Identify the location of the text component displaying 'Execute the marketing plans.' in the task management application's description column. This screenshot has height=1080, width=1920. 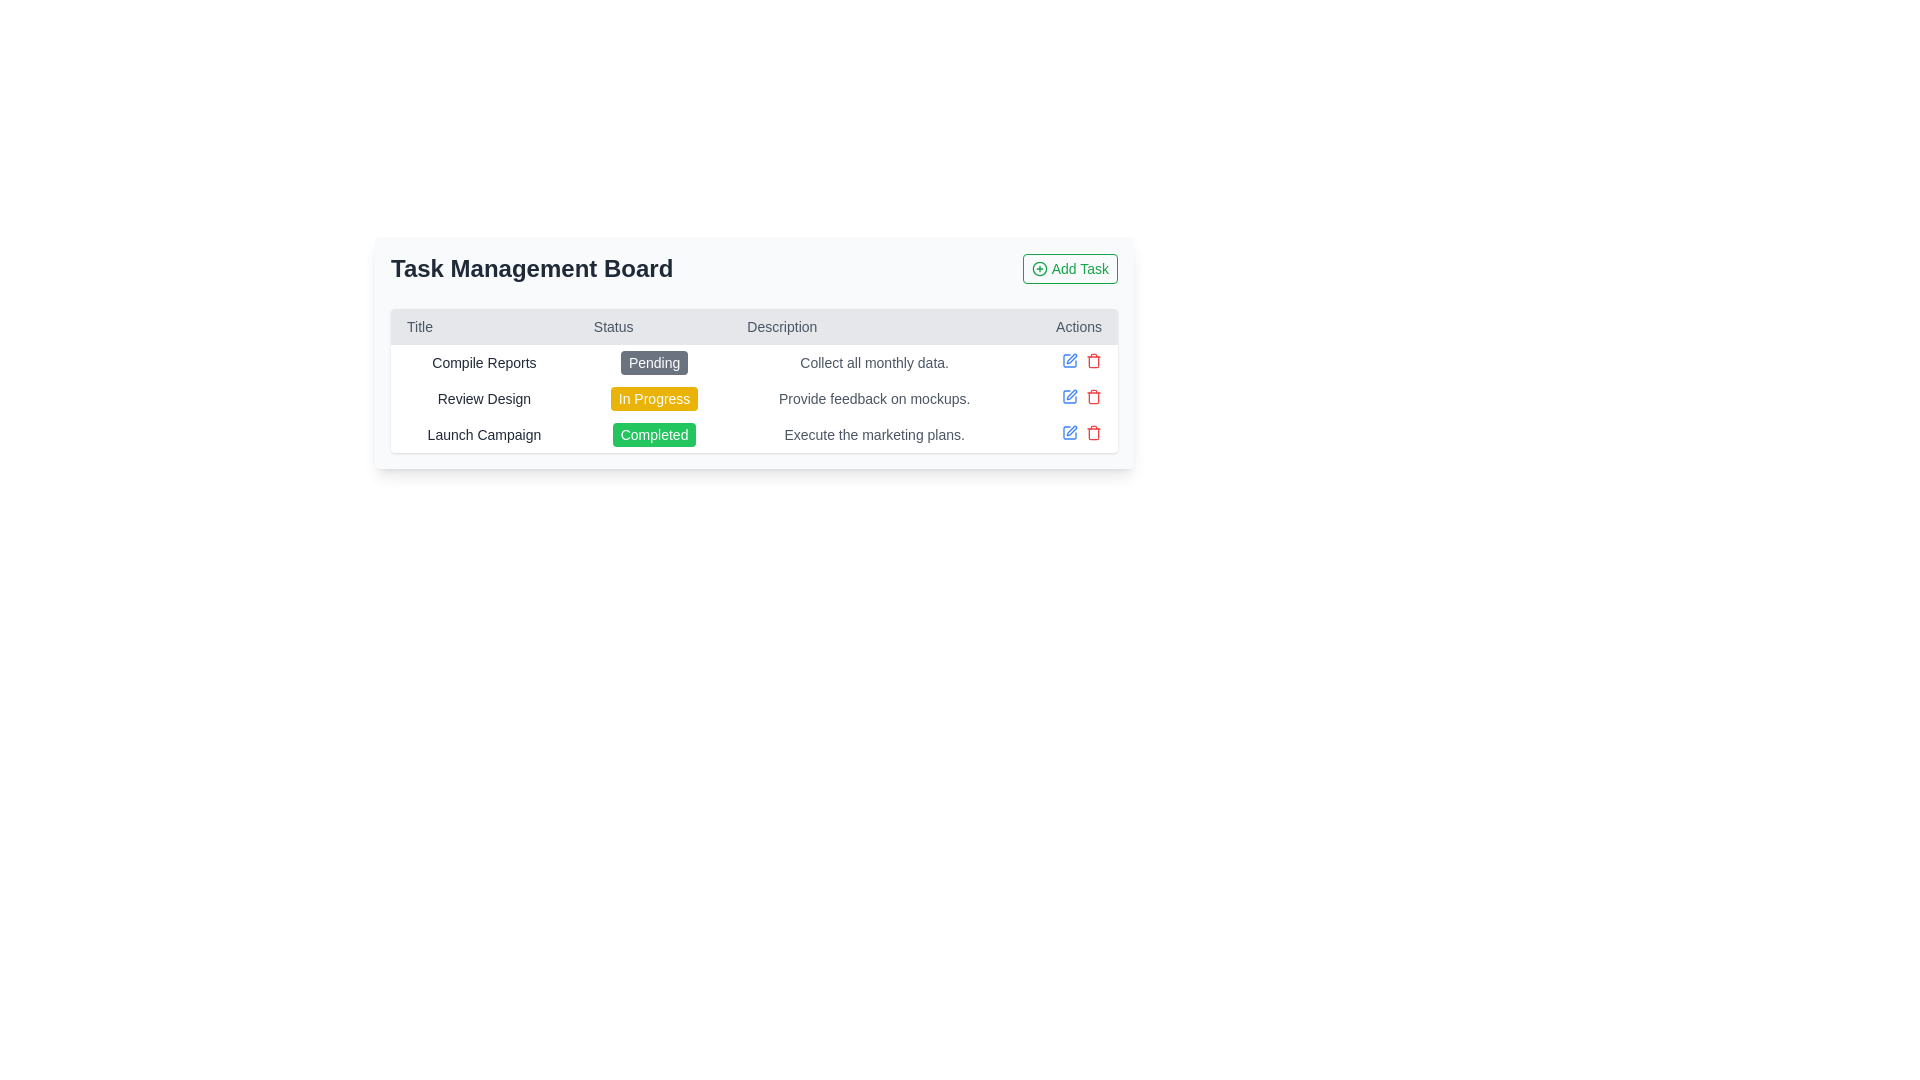
(874, 434).